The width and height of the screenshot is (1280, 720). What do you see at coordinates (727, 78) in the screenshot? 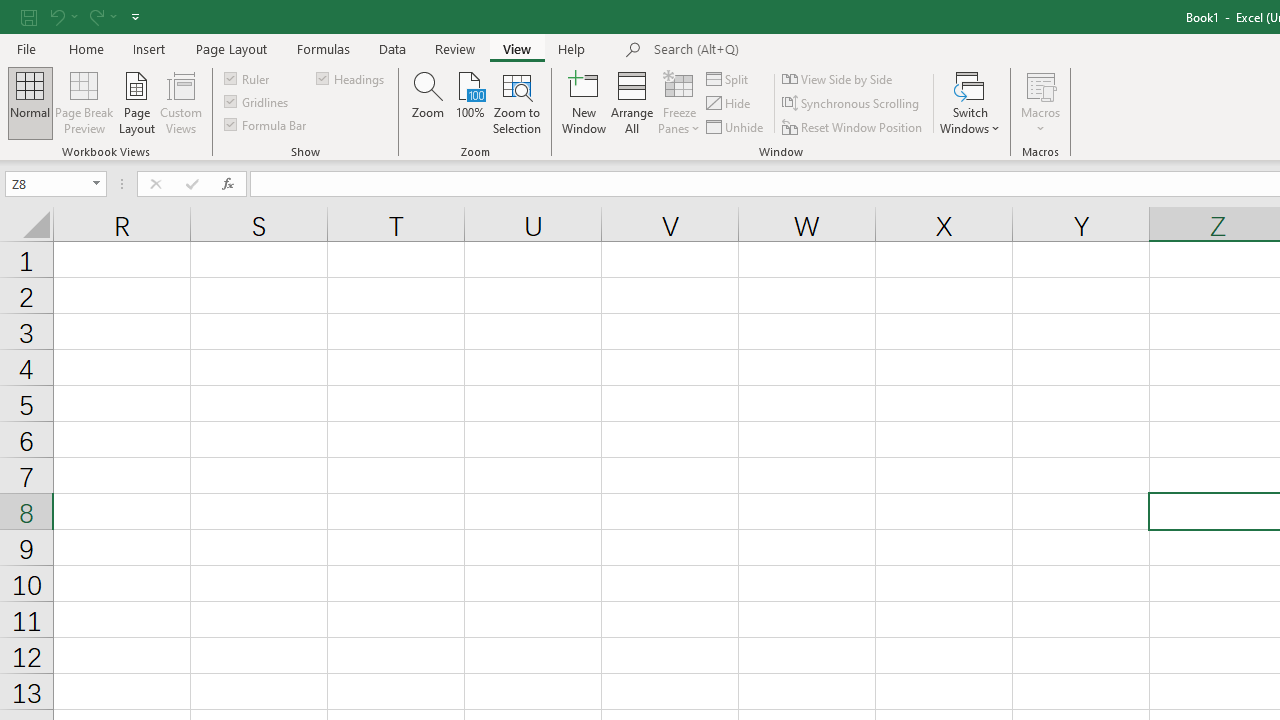
I see `'Split'` at bounding box center [727, 78].